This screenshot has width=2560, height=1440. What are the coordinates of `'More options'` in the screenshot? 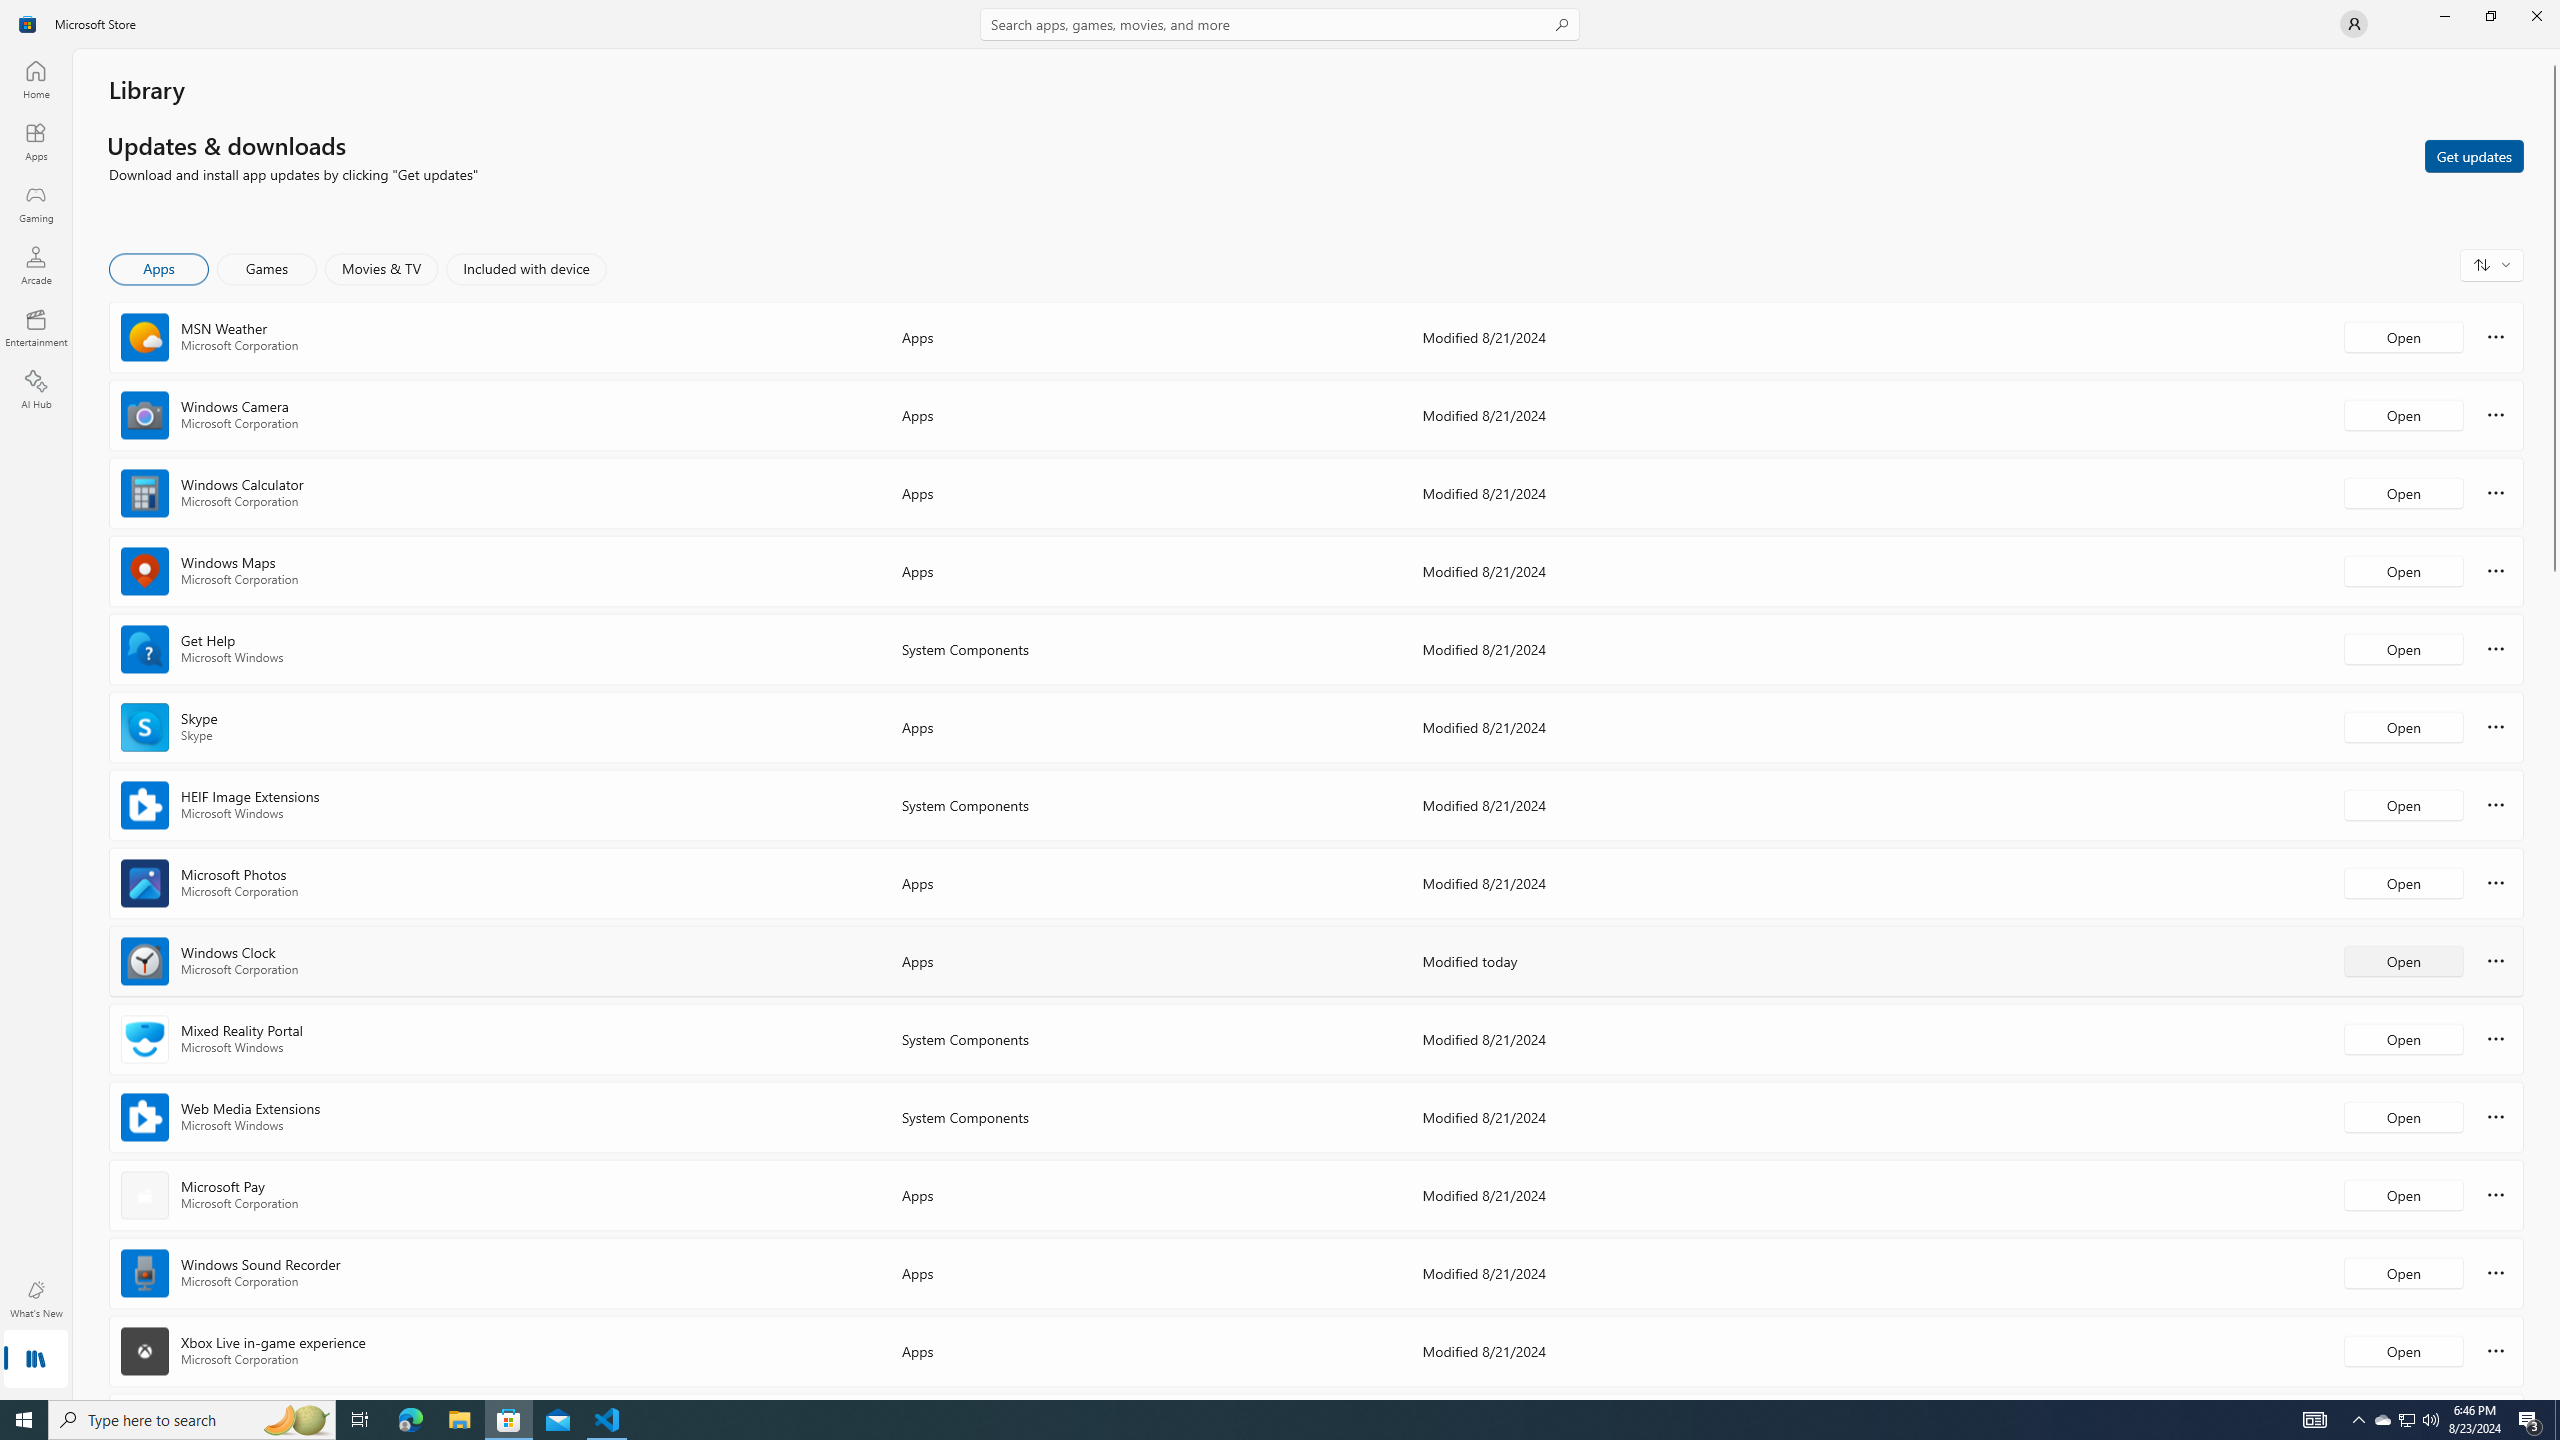 It's located at (2495, 1349).